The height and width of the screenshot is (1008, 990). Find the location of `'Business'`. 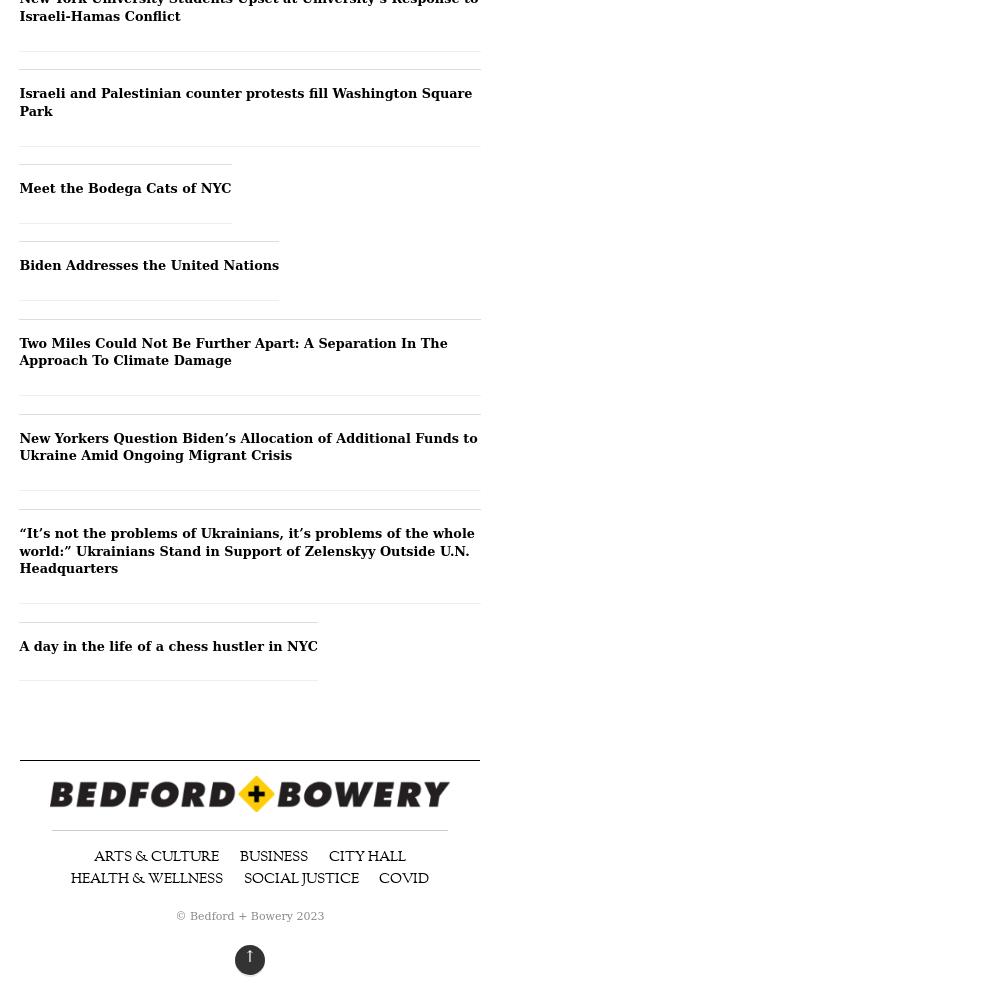

'Business' is located at coordinates (274, 855).